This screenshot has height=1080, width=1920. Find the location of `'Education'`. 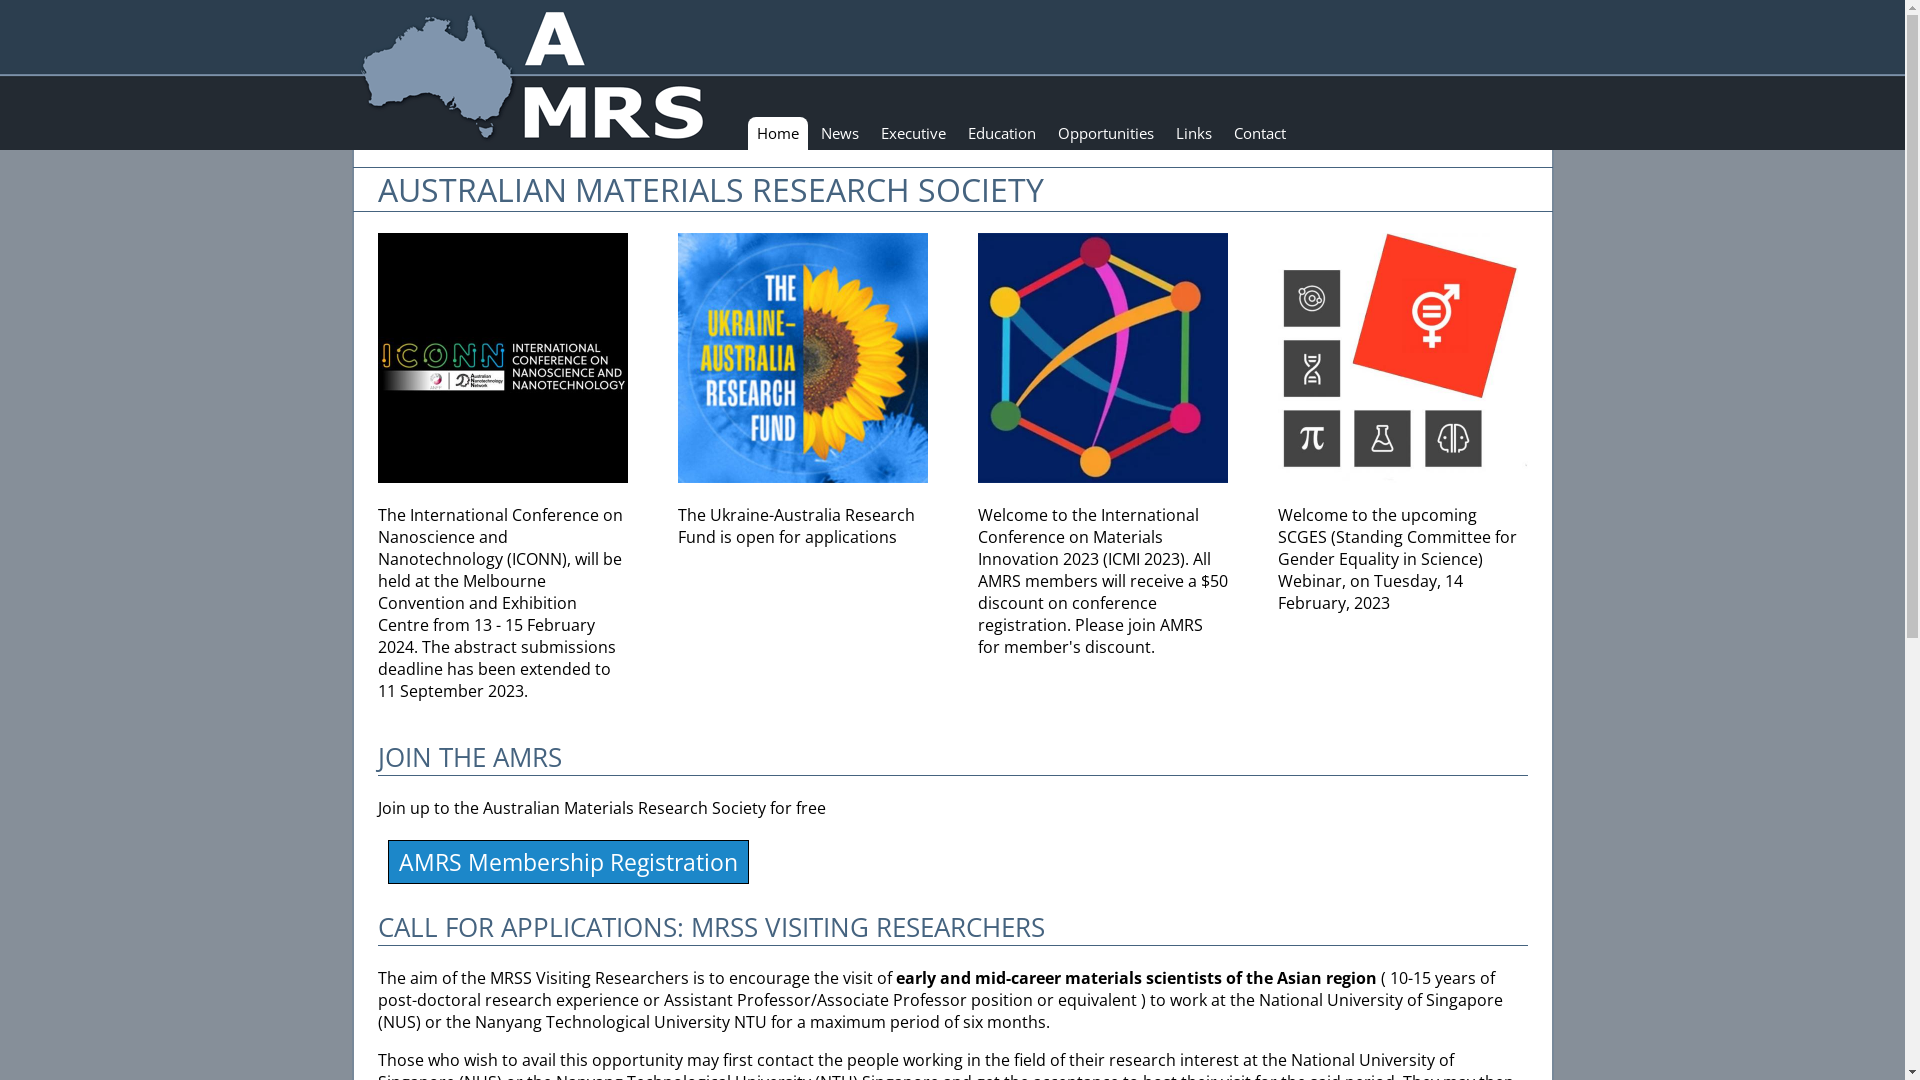

'Education' is located at coordinates (1001, 133).